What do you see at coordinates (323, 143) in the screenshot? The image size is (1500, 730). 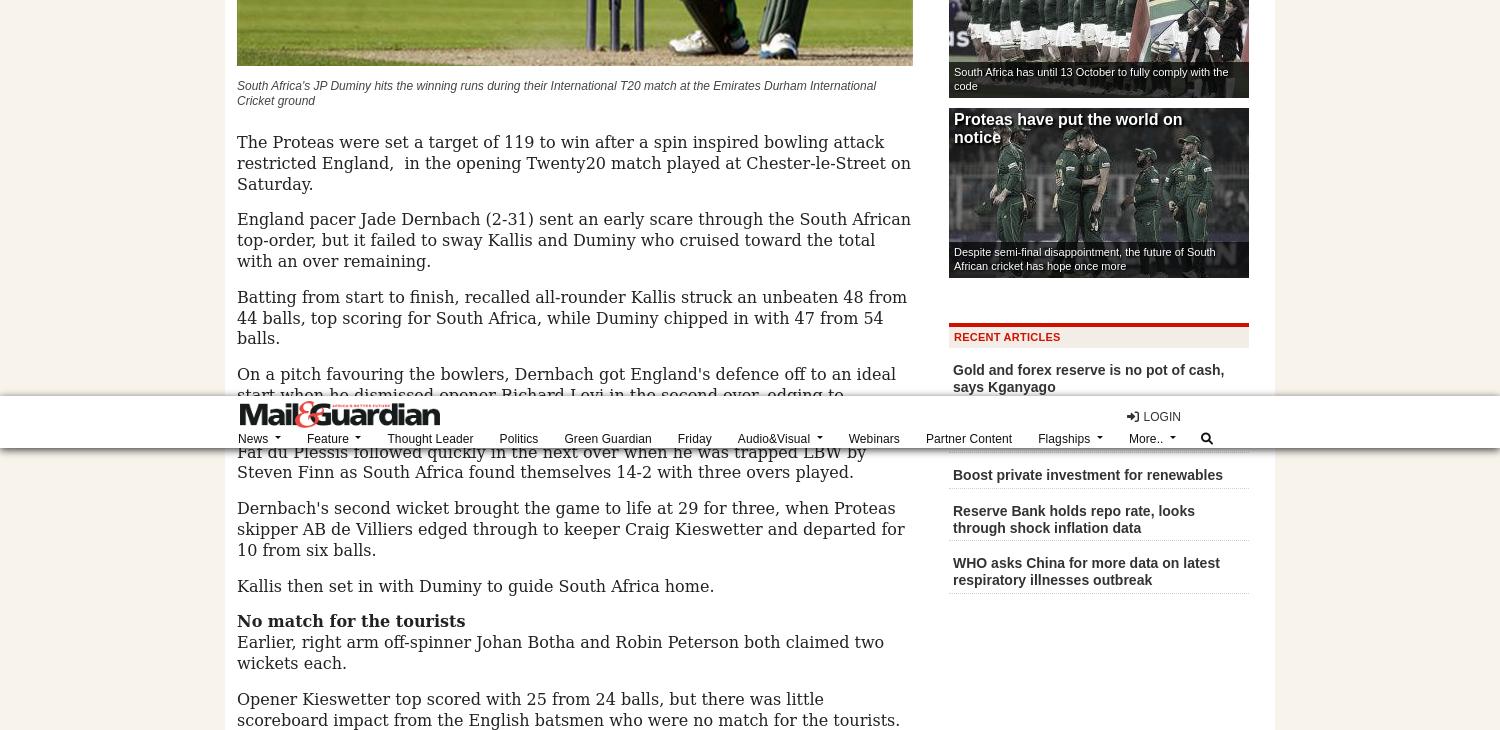 I see `'SUBSCRIPTIONS'` at bounding box center [323, 143].